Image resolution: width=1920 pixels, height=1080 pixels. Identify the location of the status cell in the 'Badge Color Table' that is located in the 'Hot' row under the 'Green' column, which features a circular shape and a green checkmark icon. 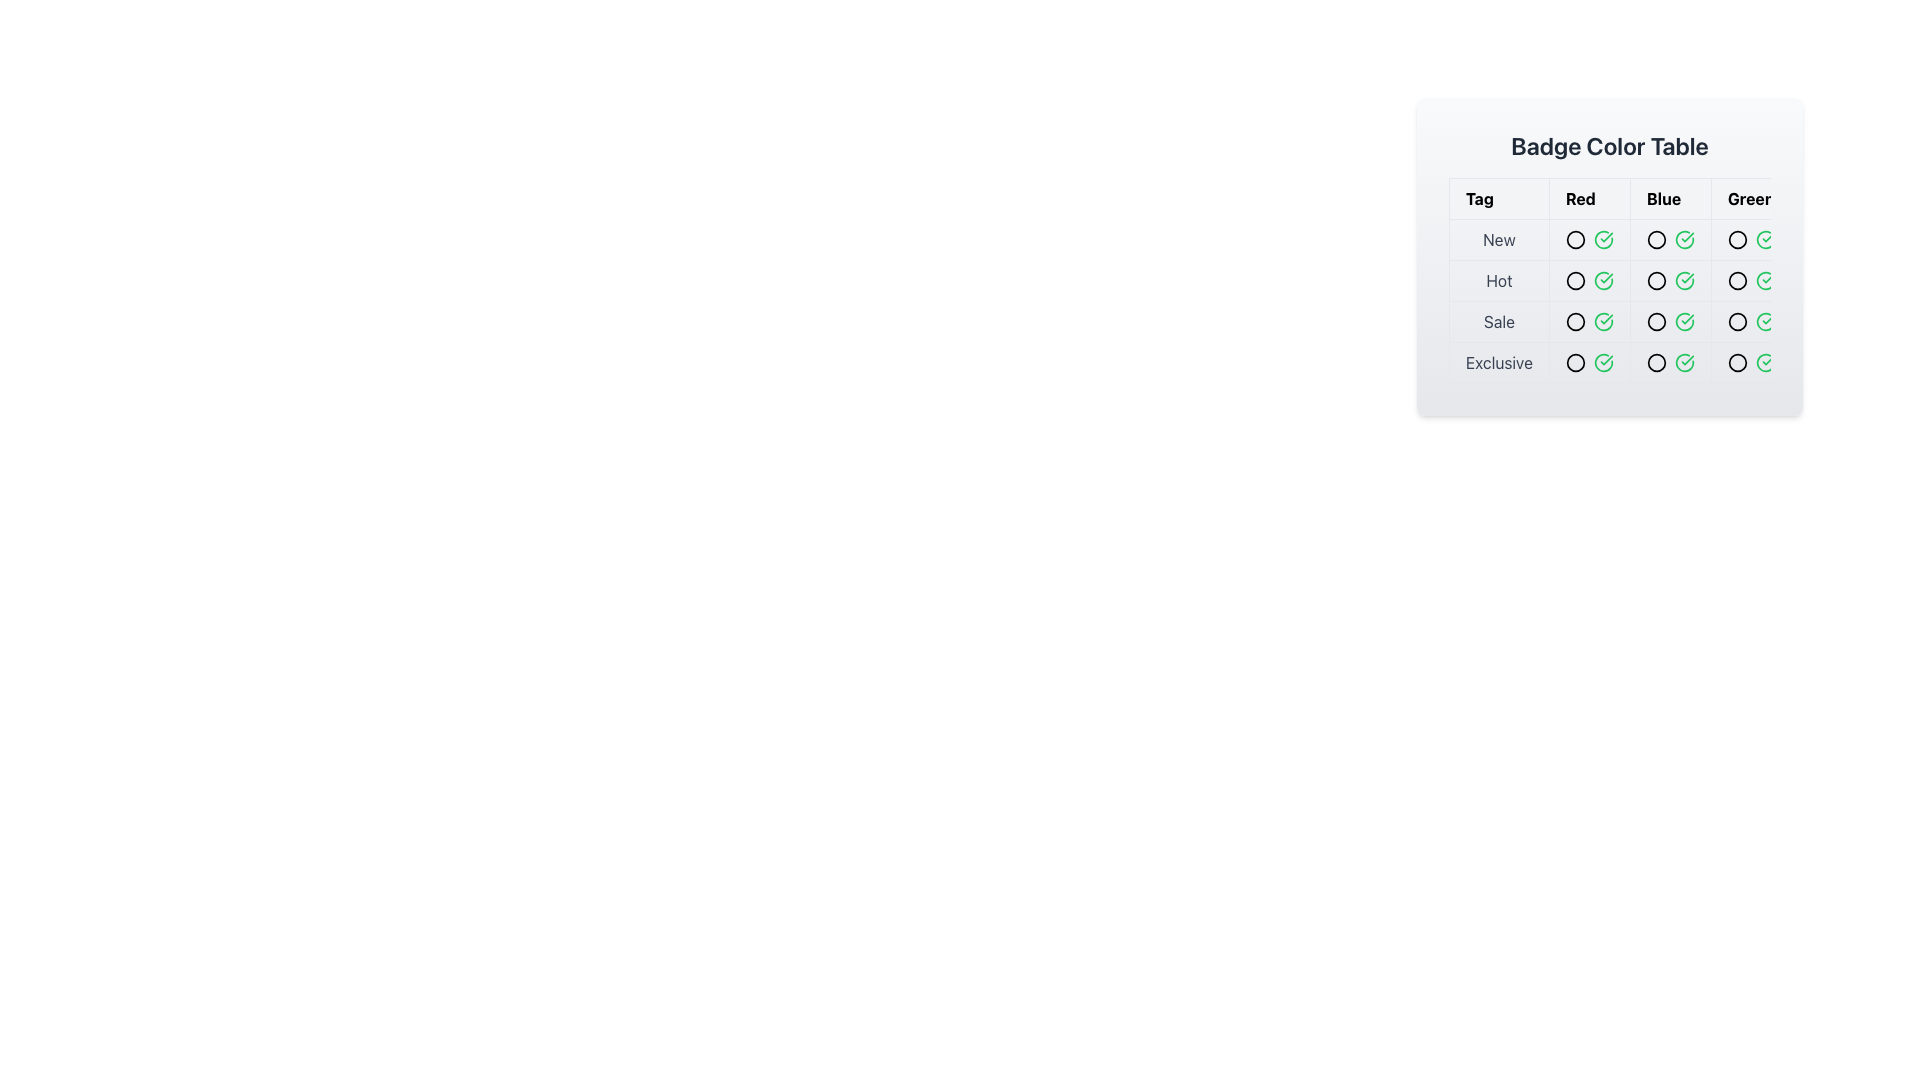
(1750, 281).